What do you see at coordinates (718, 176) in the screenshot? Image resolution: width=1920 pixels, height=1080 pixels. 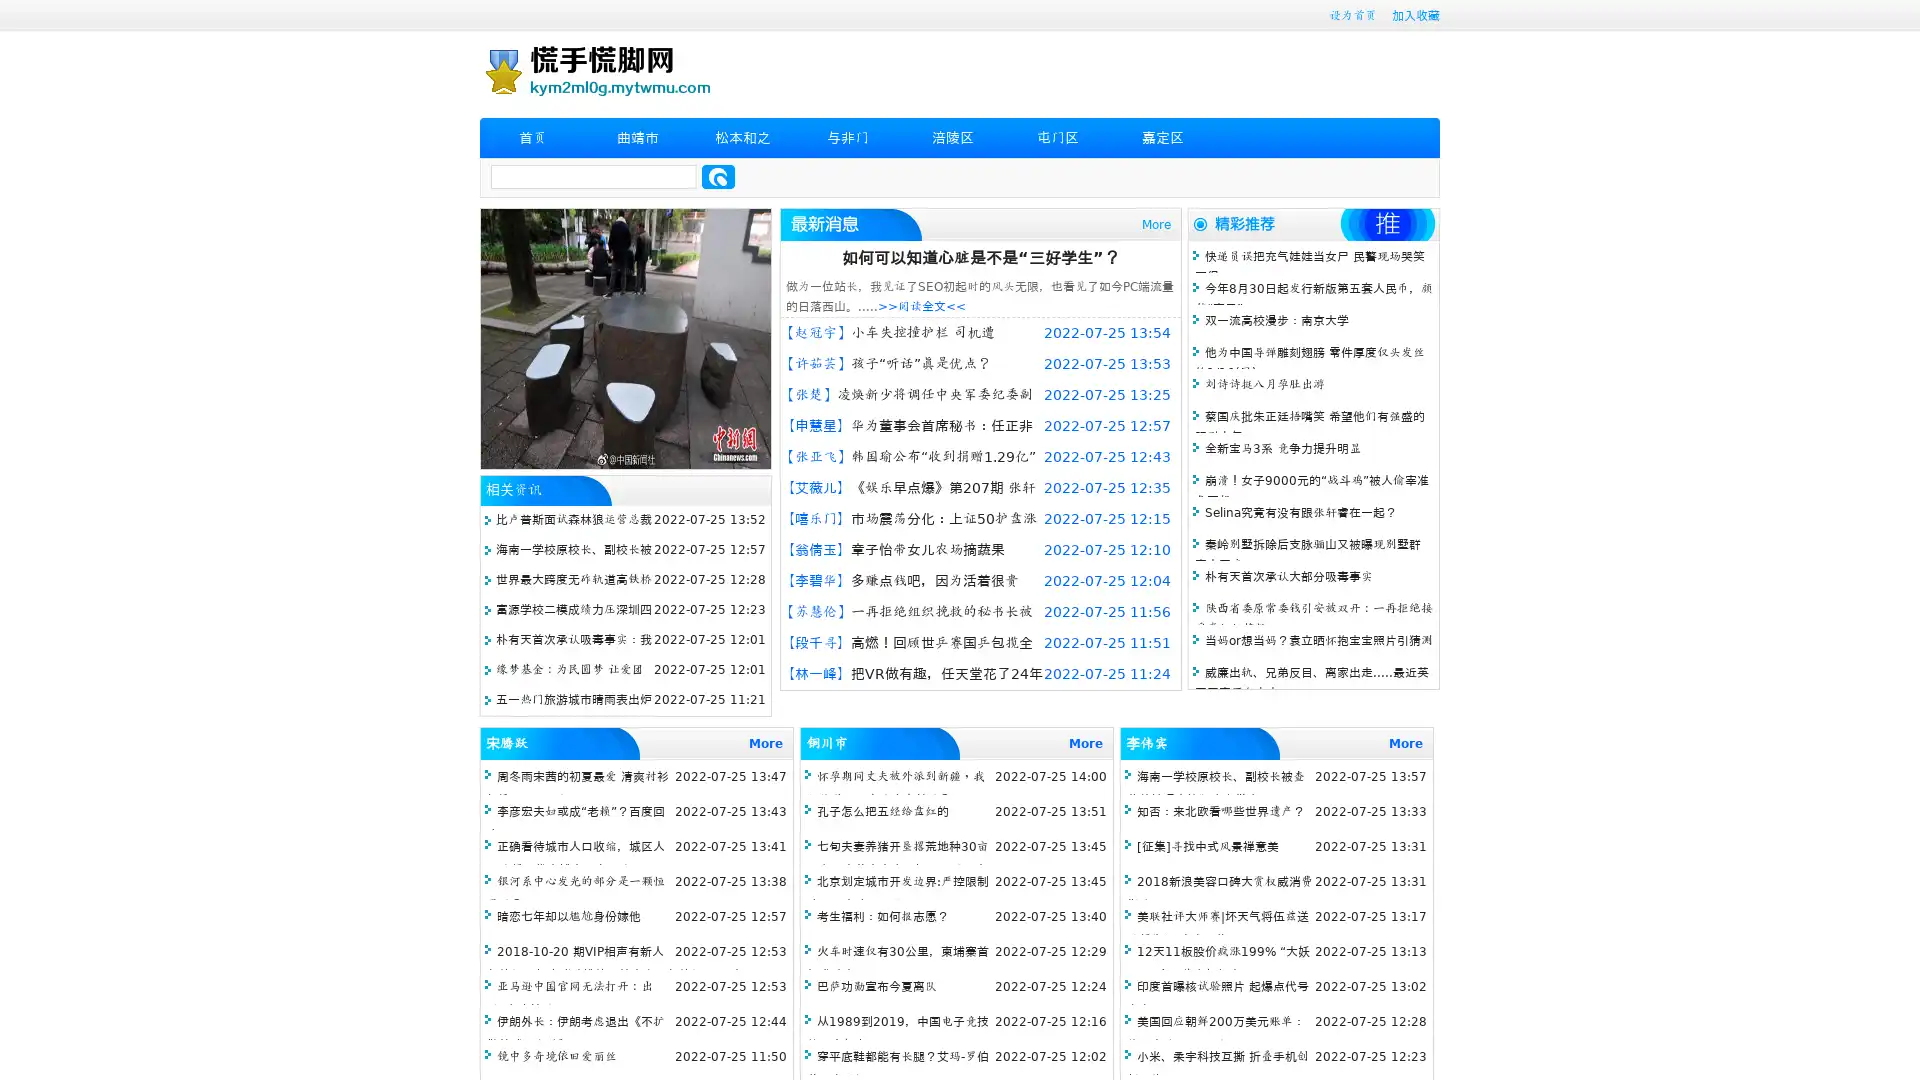 I see `Search` at bounding box center [718, 176].